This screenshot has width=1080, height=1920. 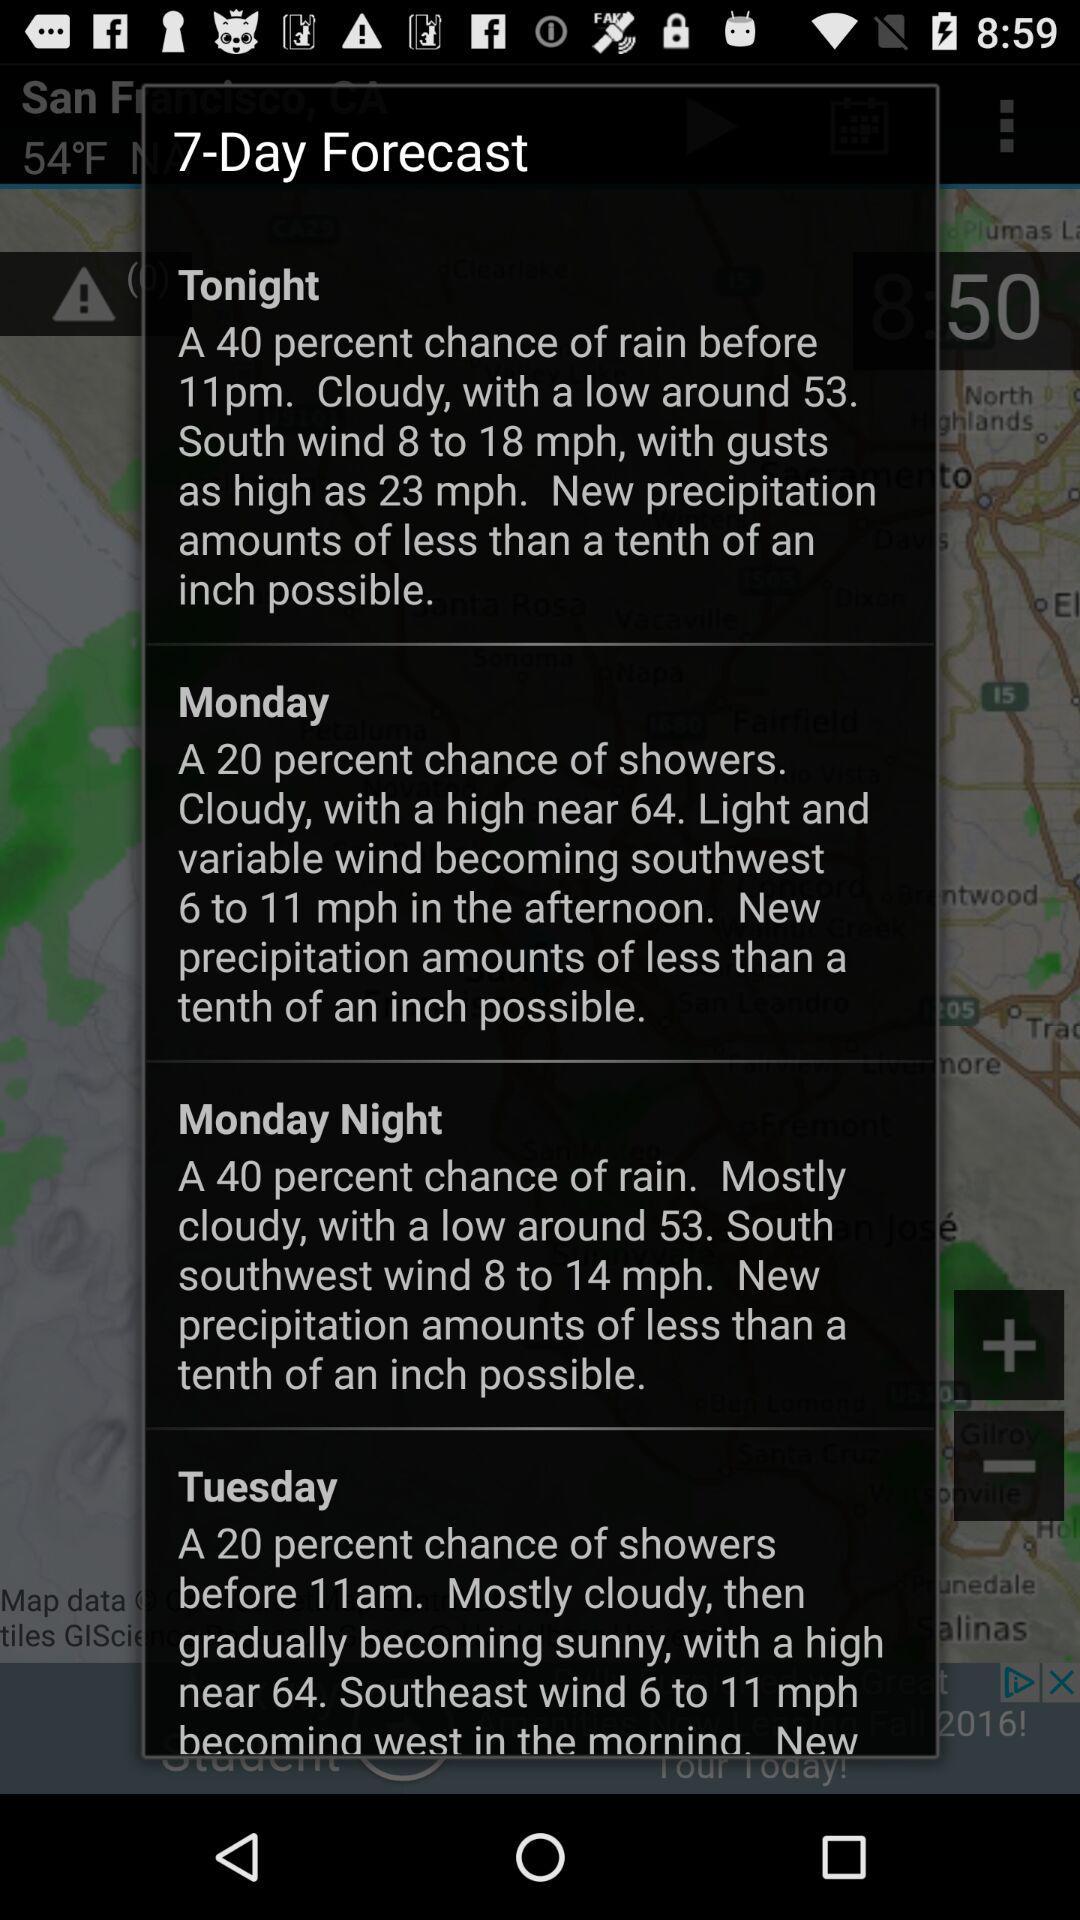 What do you see at coordinates (247, 282) in the screenshot?
I see `tonight at the top left corner` at bounding box center [247, 282].